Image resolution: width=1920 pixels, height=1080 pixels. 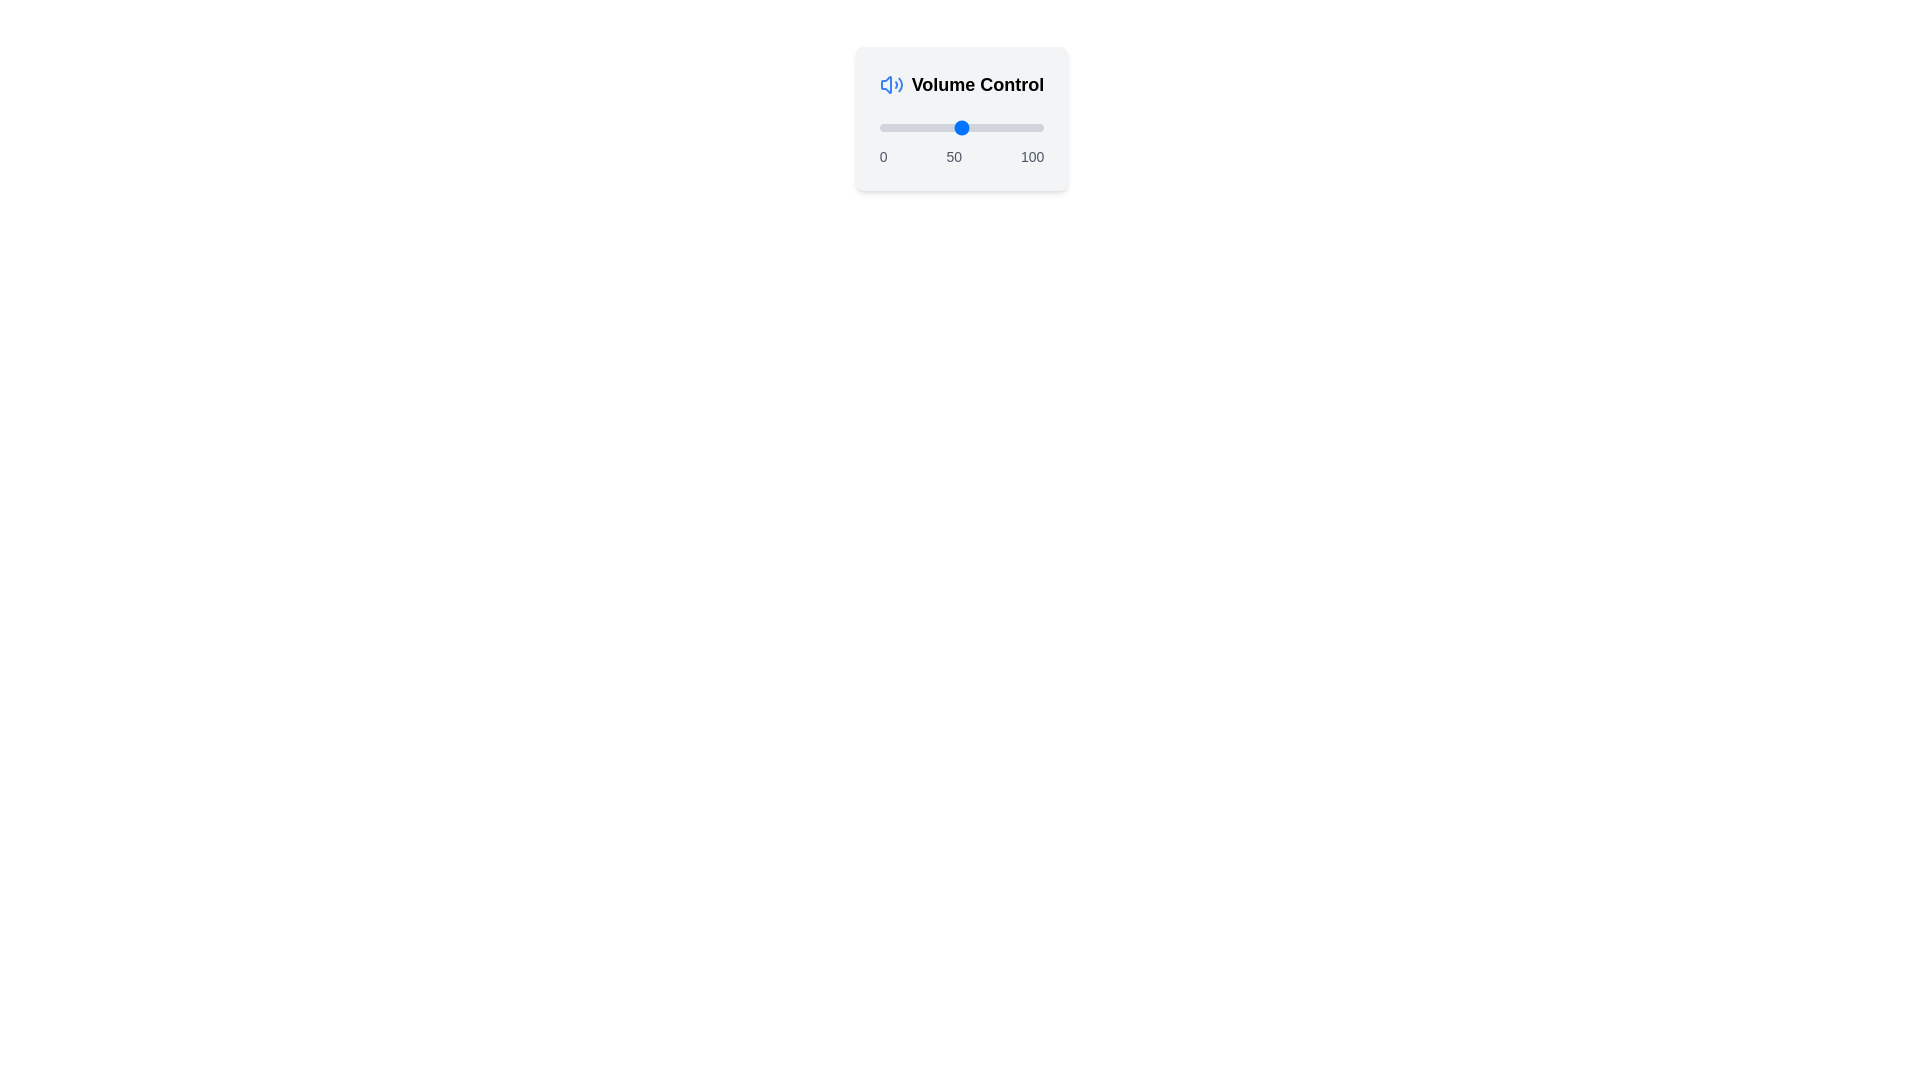 What do you see at coordinates (885, 83) in the screenshot?
I see `the blue speaker icon located in the top-left corner of the volume control card, preceding the 'Volume Control' label` at bounding box center [885, 83].